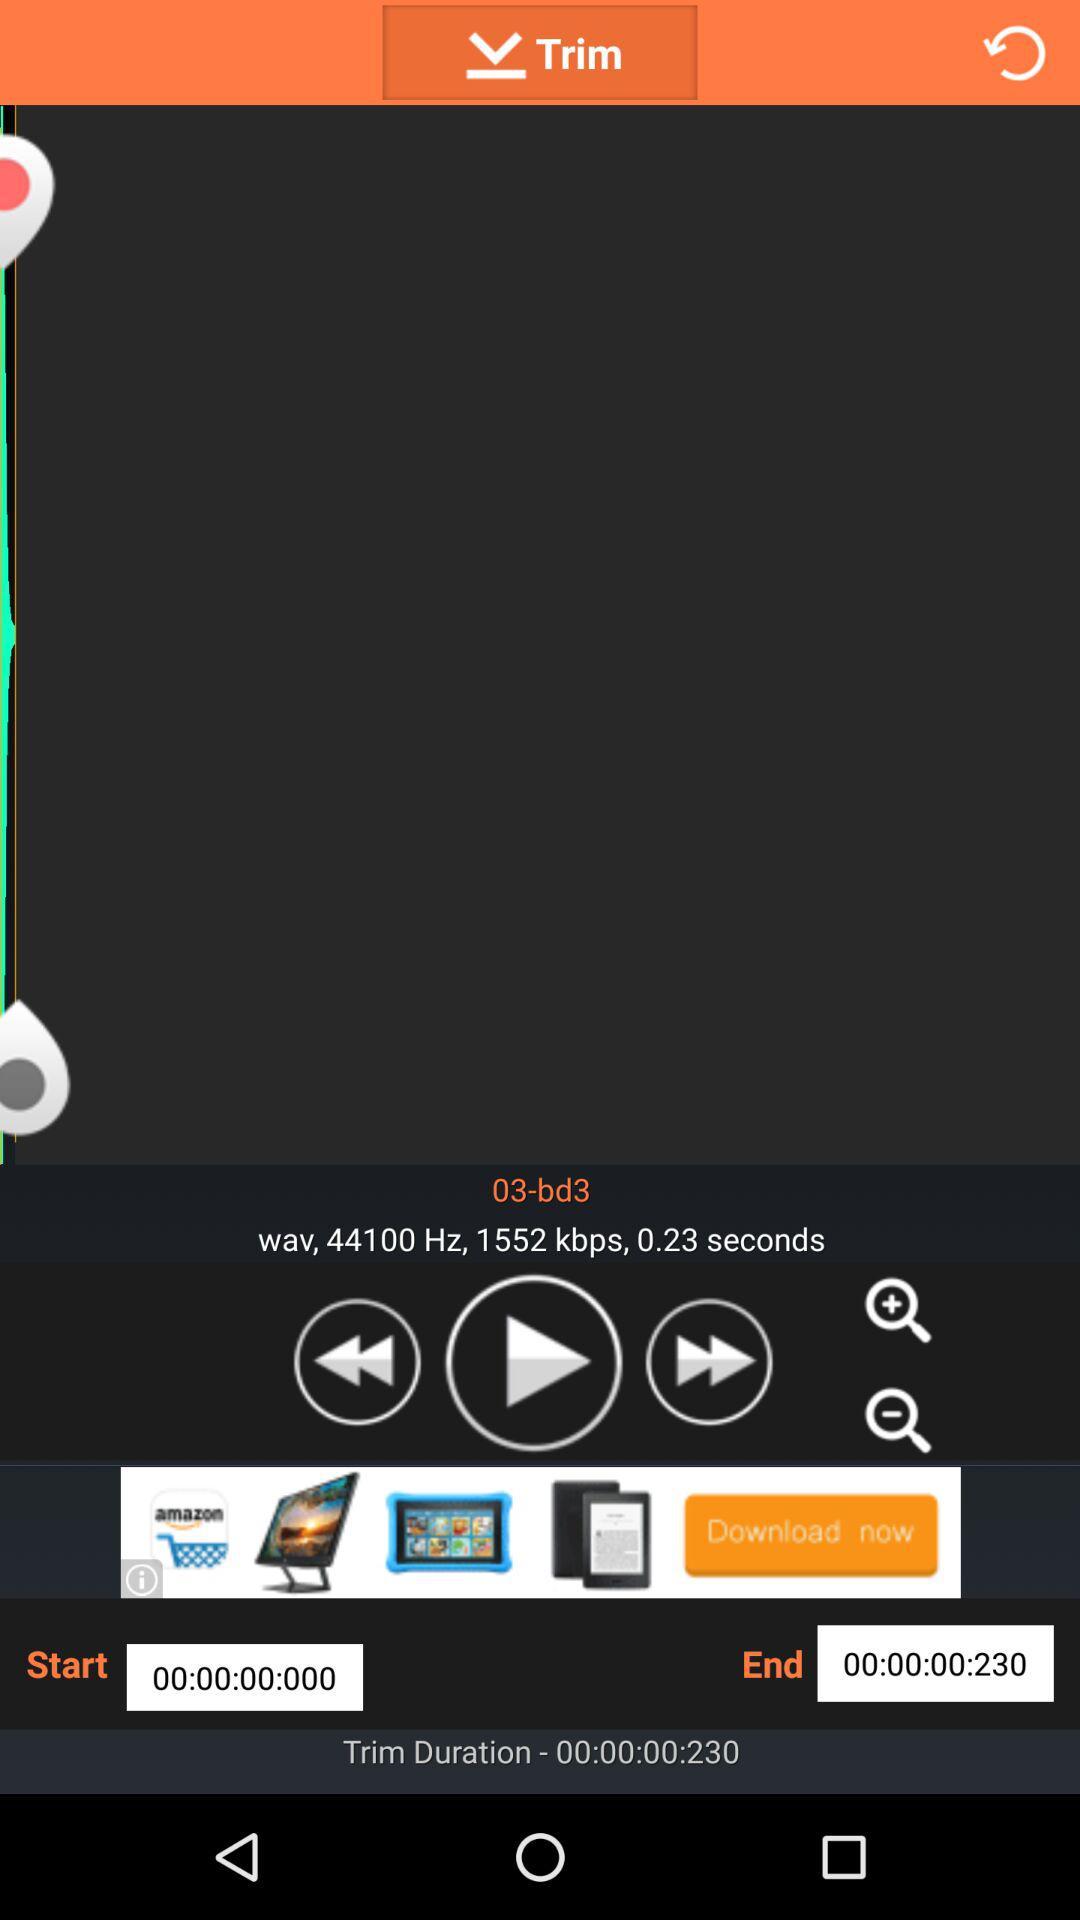 This screenshot has height=1920, width=1080. Describe the element at coordinates (1014, 52) in the screenshot. I see `reload option` at that location.